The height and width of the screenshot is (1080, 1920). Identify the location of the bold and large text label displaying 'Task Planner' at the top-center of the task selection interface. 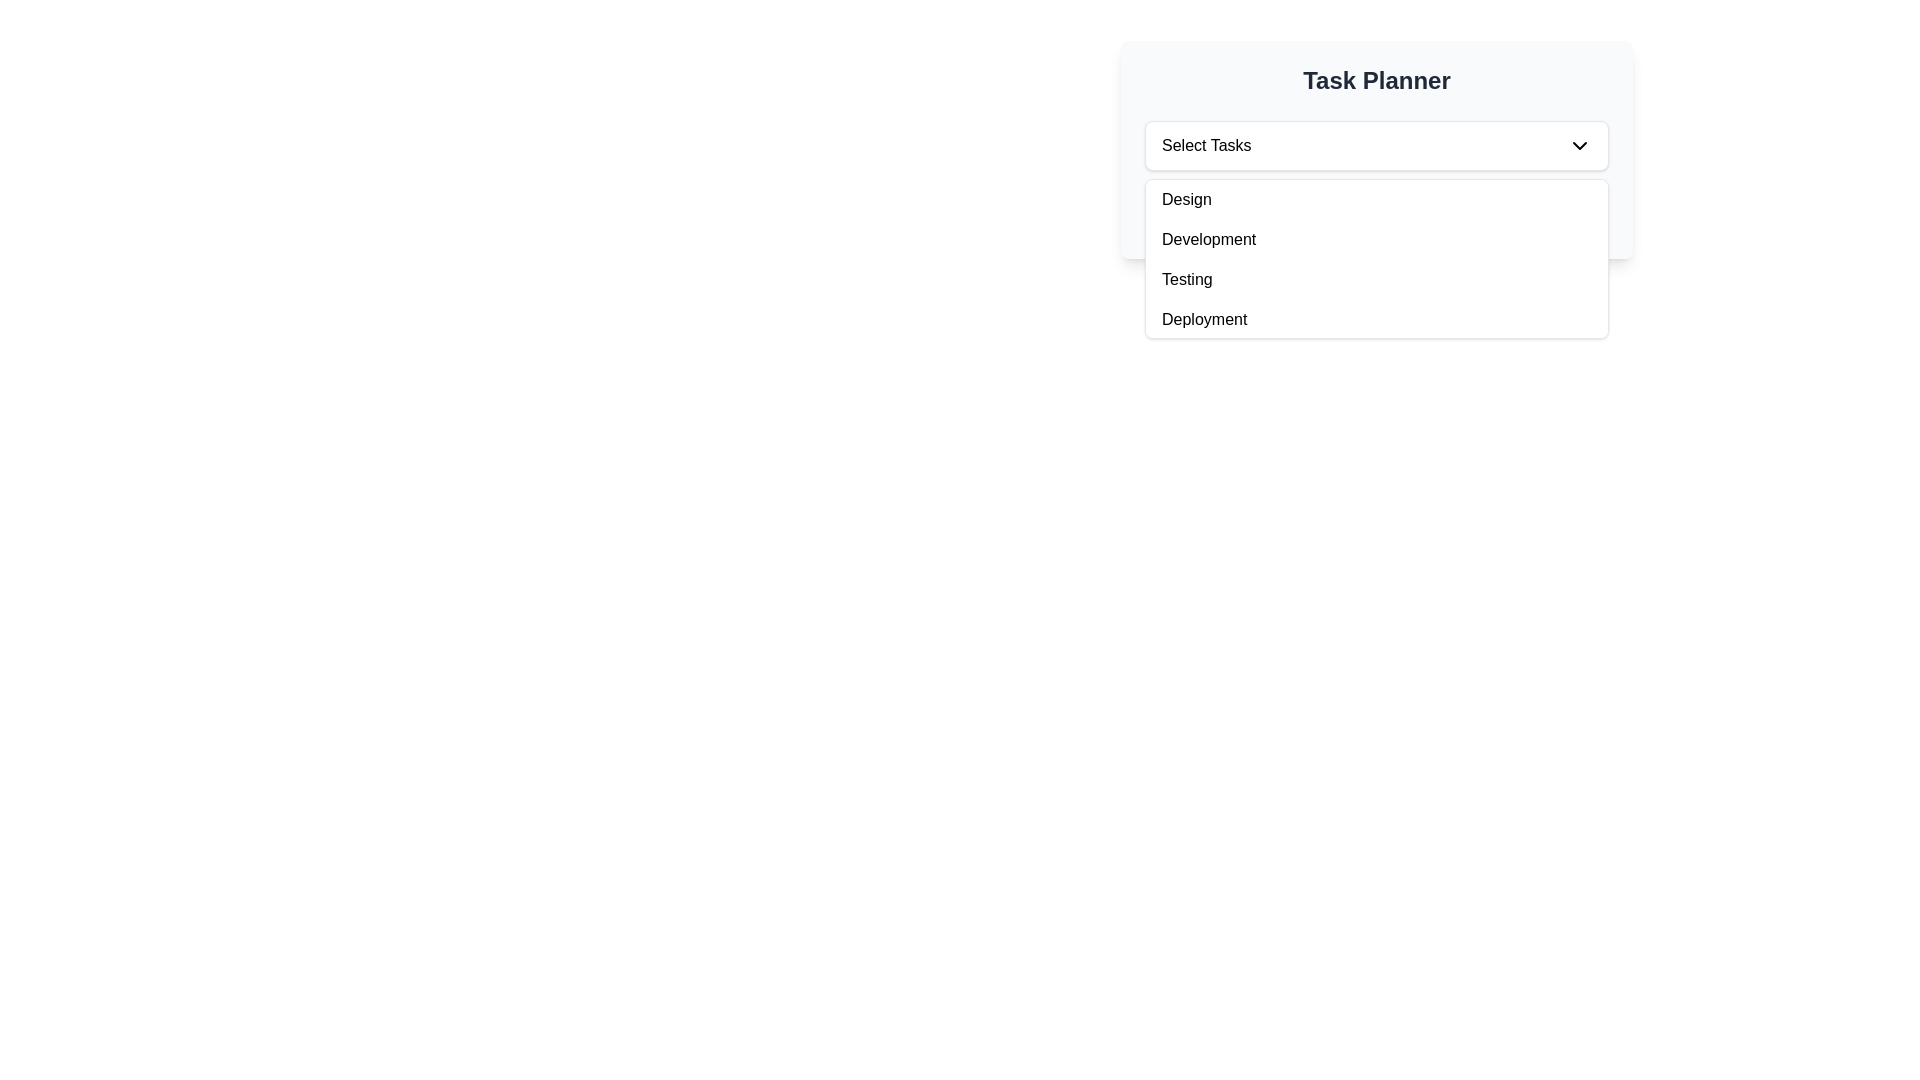
(1376, 80).